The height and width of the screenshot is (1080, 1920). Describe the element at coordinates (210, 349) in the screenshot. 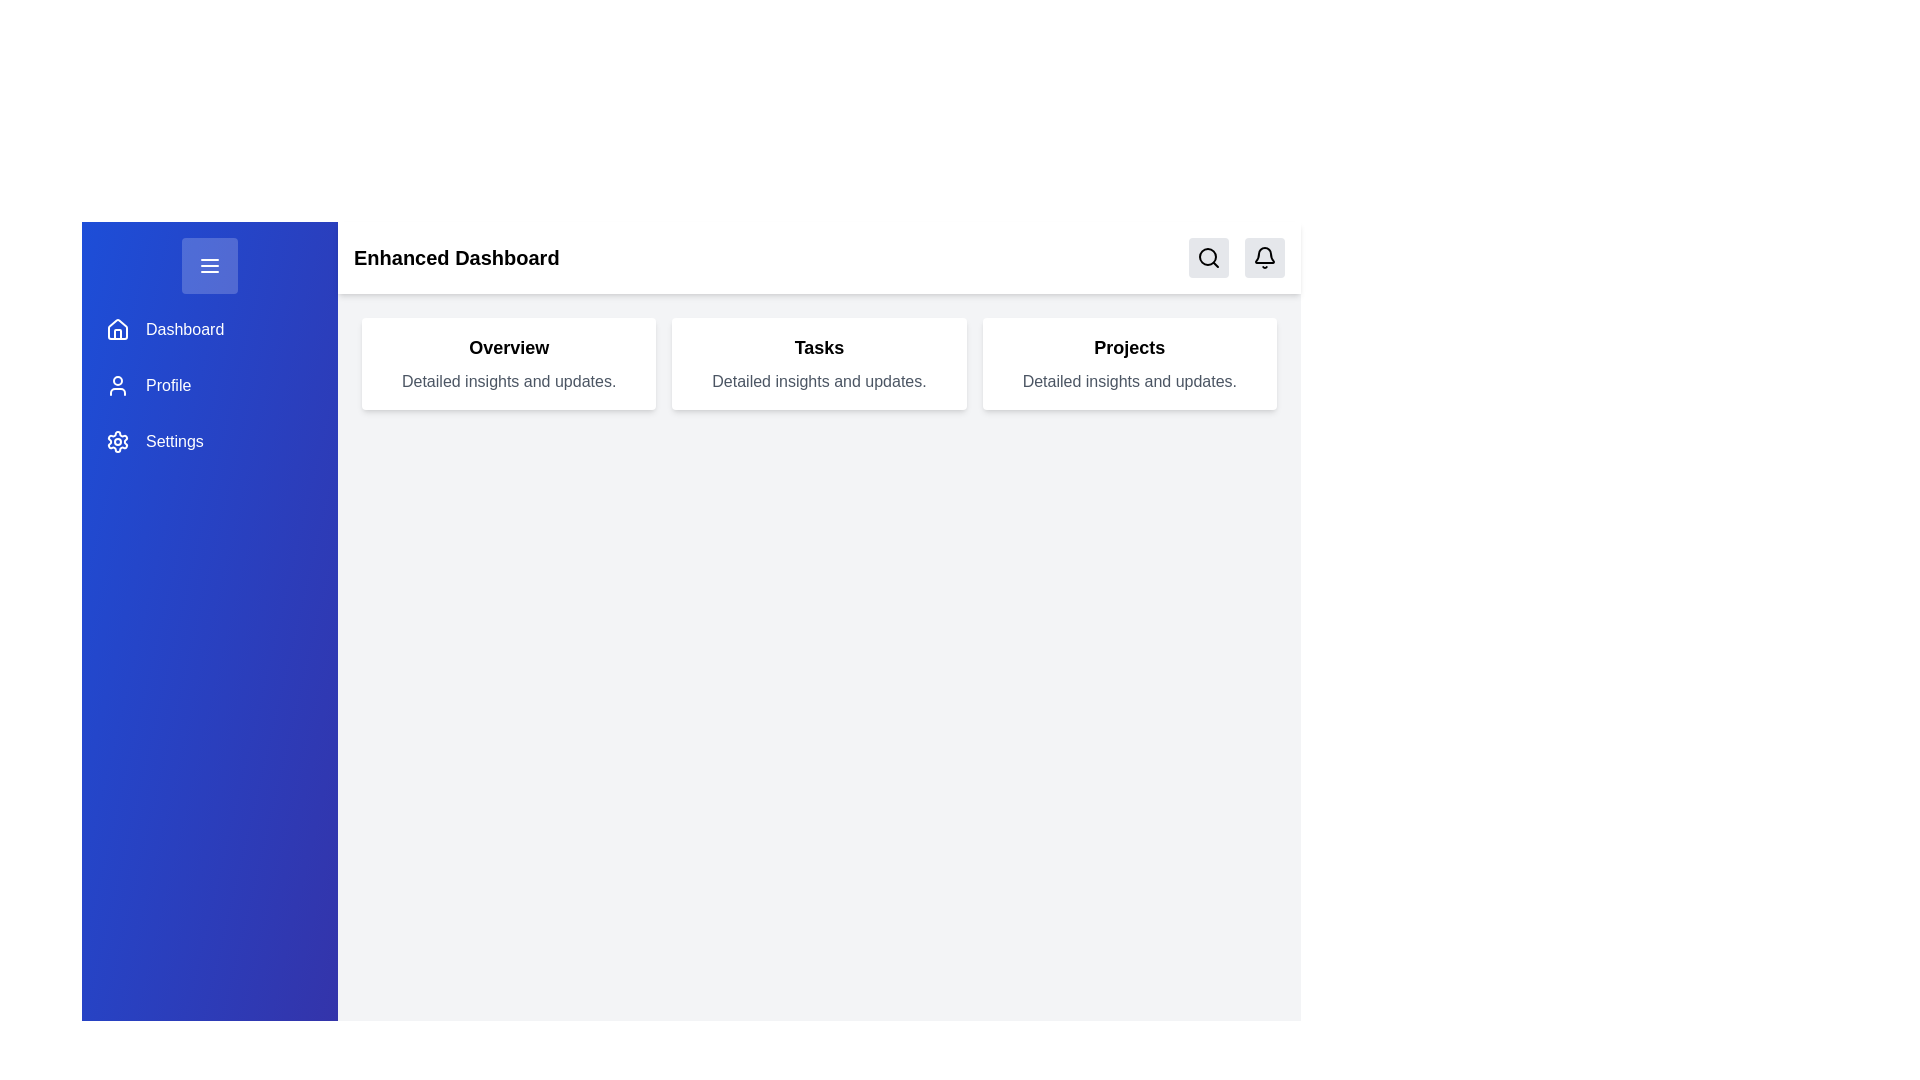

I see `the Sidebar menu` at that location.